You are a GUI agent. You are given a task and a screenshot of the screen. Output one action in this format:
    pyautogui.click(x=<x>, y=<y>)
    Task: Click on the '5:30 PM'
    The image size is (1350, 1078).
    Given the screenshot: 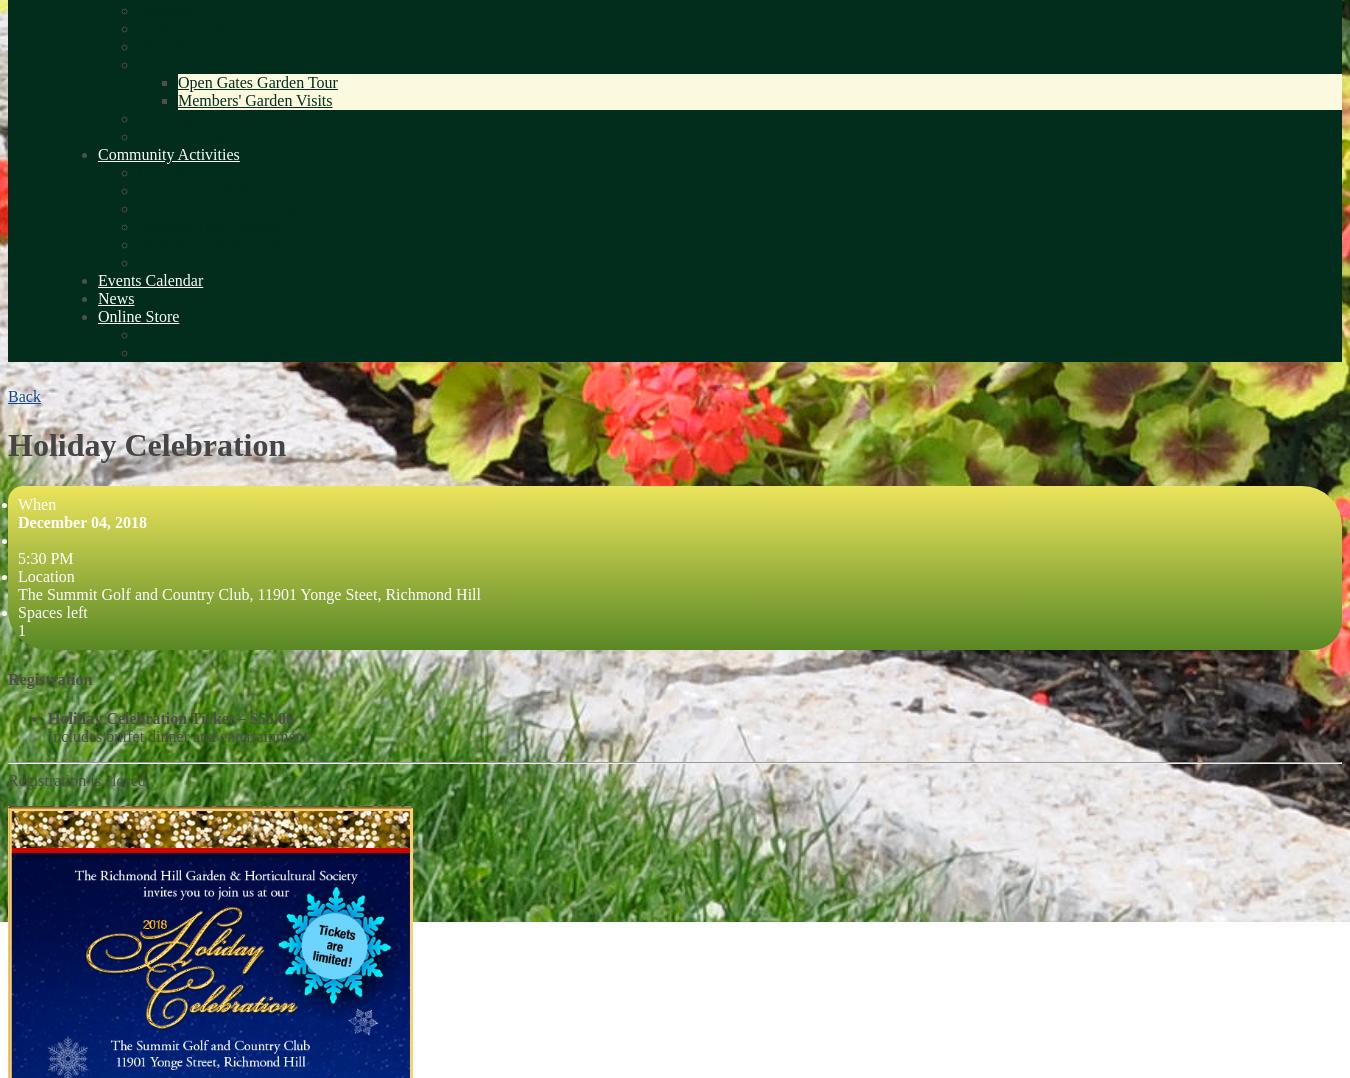 What is the action you would take?
    pyautogui.click(x=44, y=556)
    